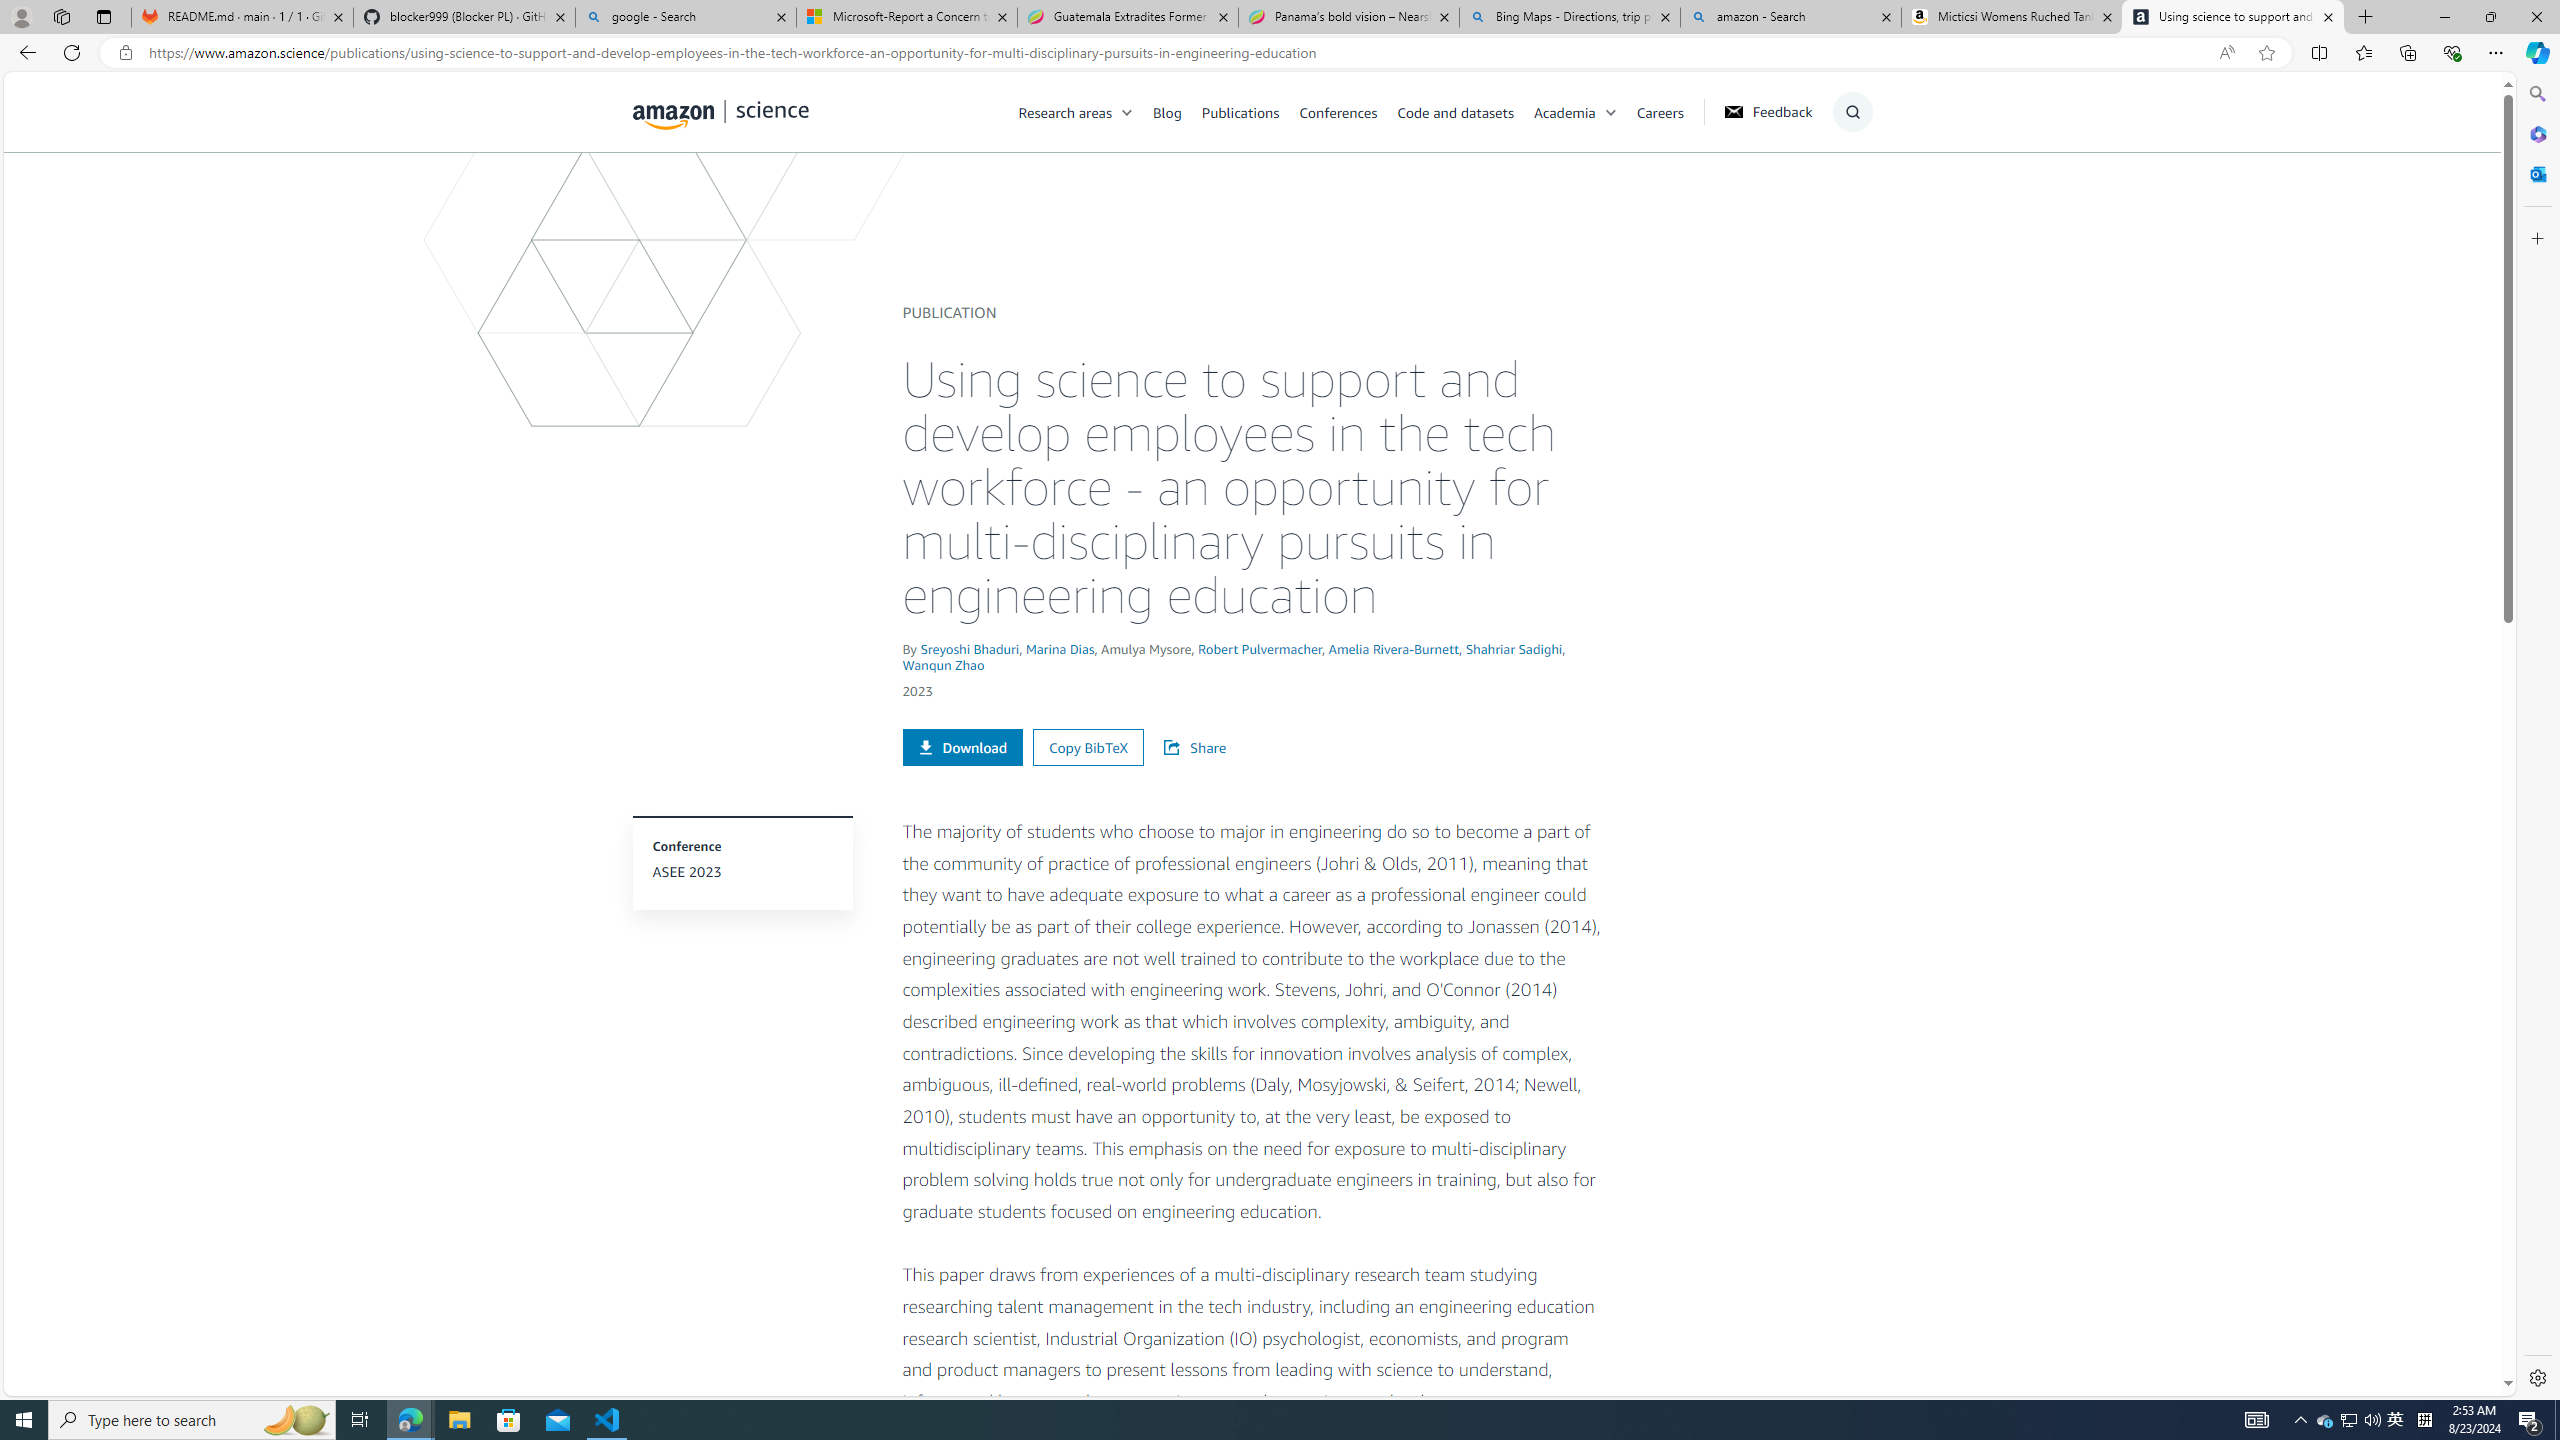 This screenshot has height=1440, width=2560. What do you see at coordinates (962, 746) in the screenshot?
I see `'Download'` at bounding box center [962, 746].